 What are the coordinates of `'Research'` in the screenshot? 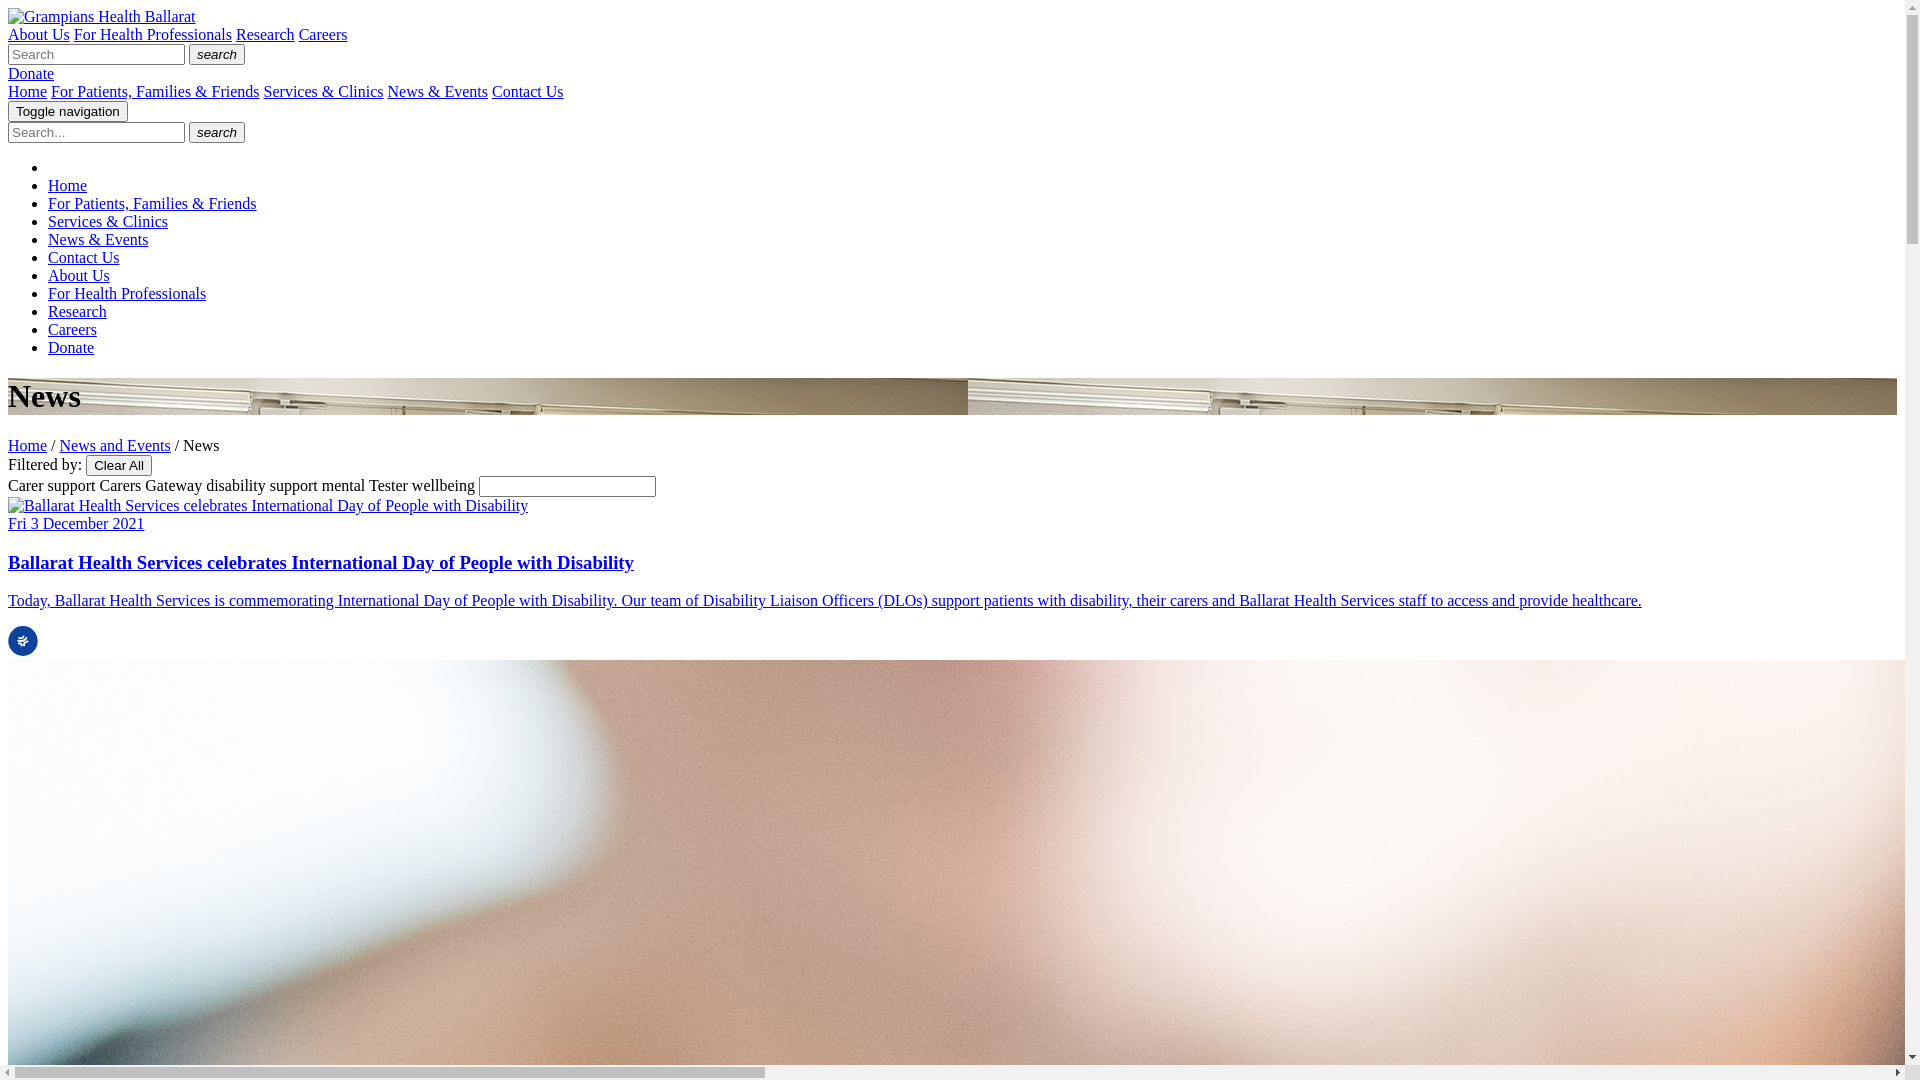 It's located at (77, 311).